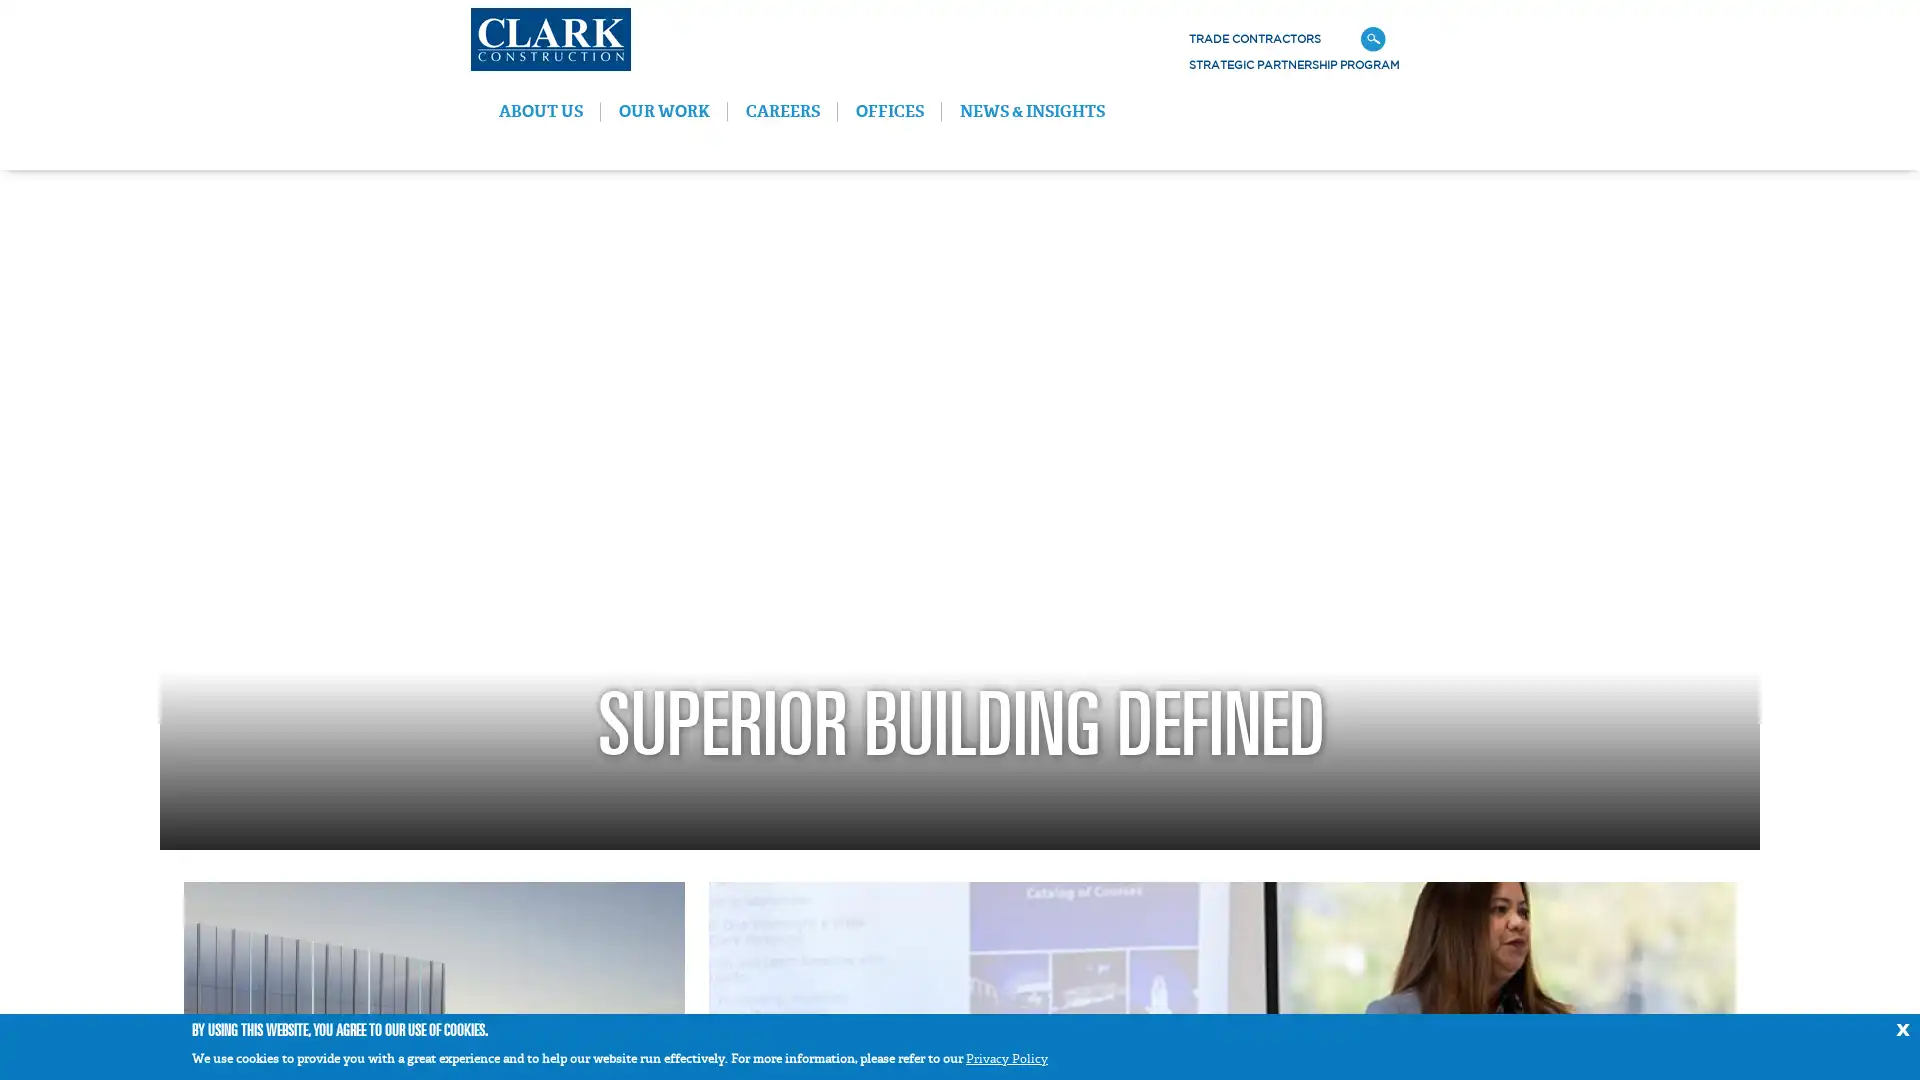  Describe the element at coordinates (1642, 39) in the screenshot. I see `Search` at that location.